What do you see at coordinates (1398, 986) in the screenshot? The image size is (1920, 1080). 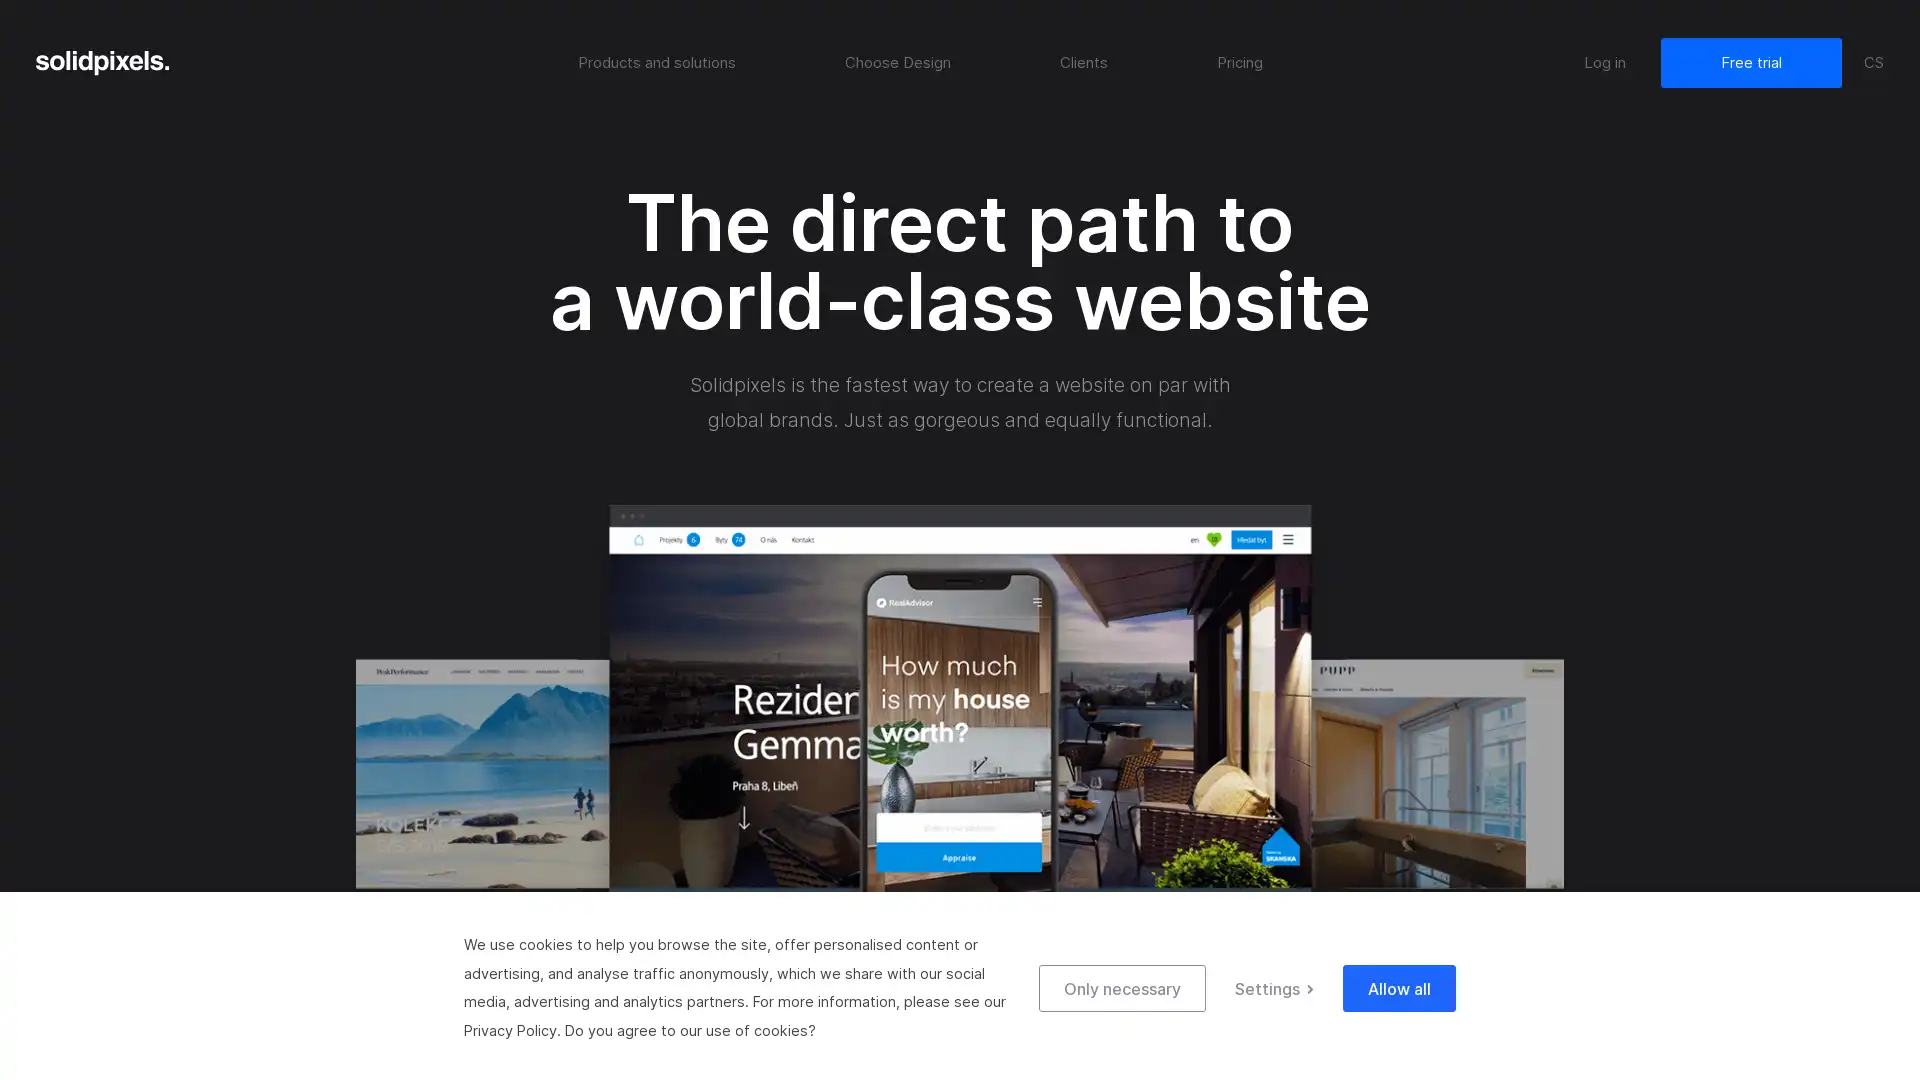 I see `Allow all` at bounding box center [1398, 986].